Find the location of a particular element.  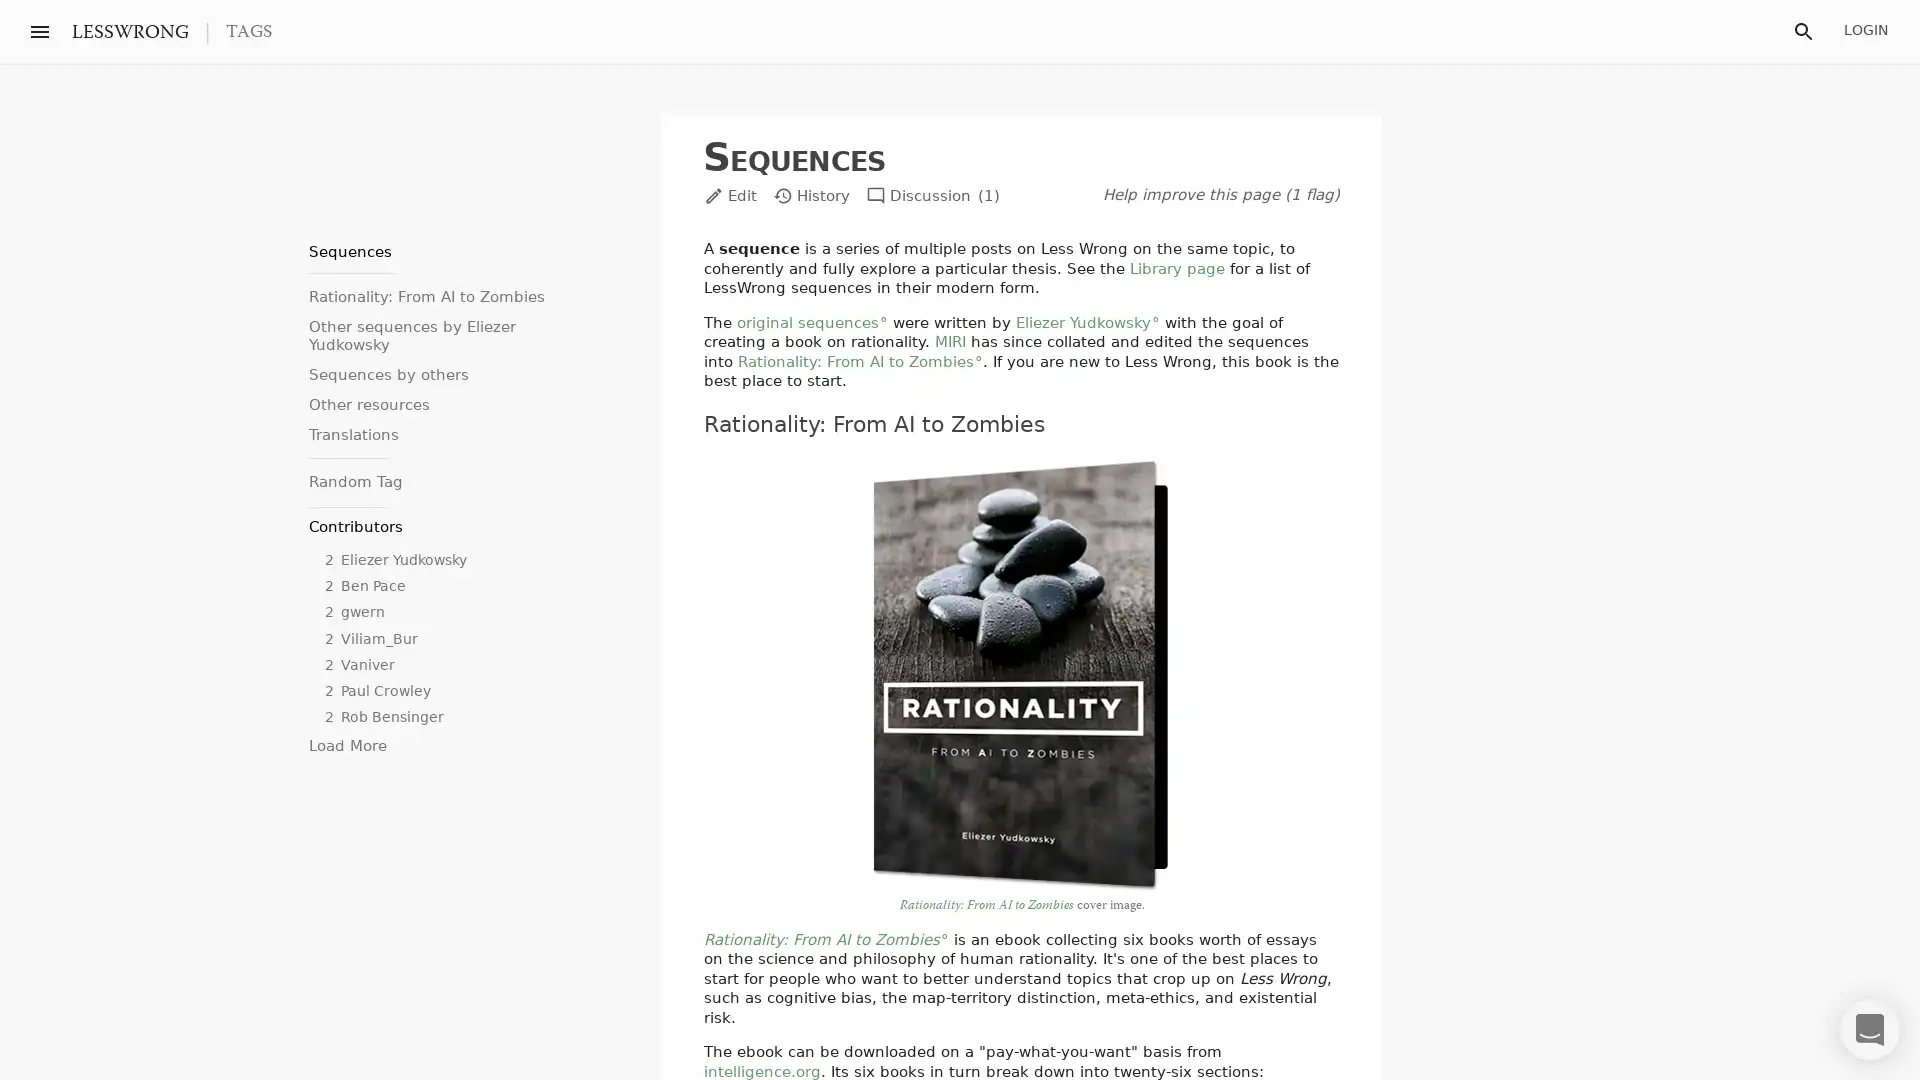

LOGIN is located at coordinates (1865, 30).